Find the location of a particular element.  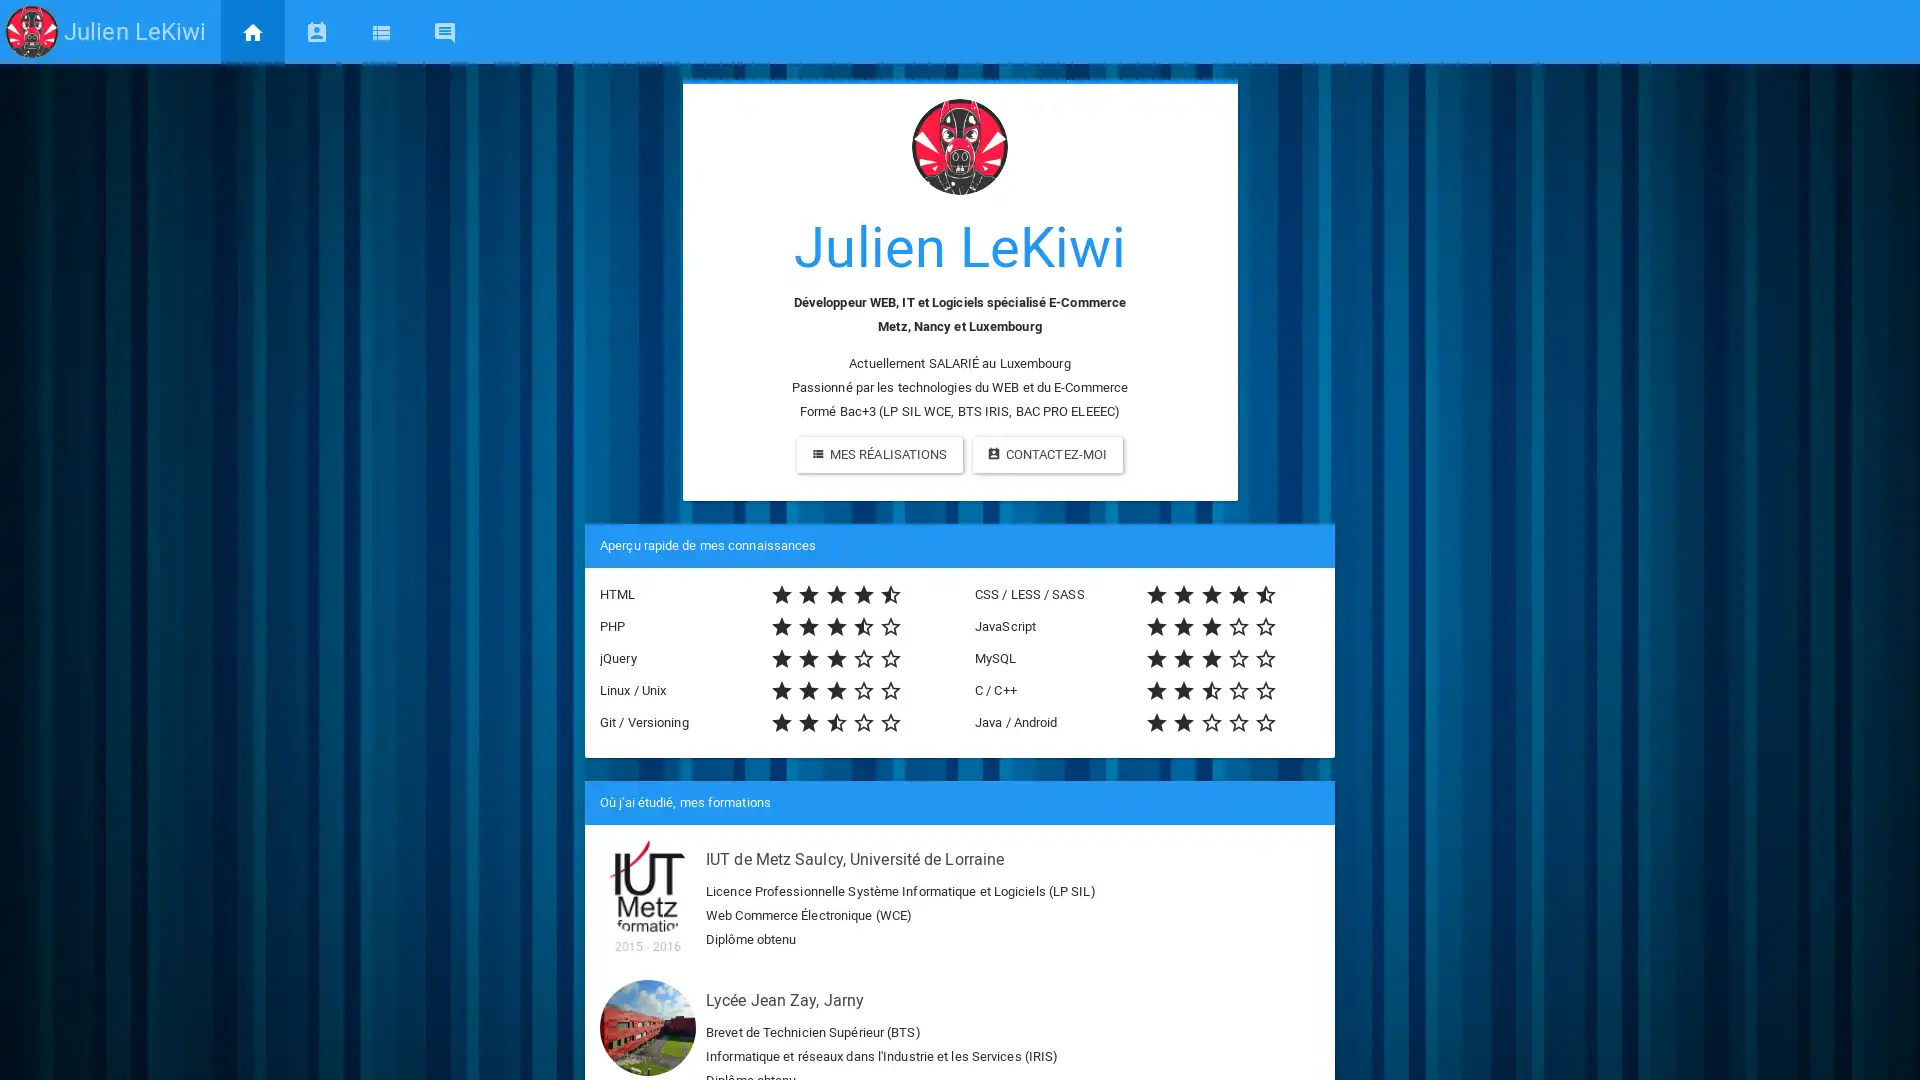

MES REALISATIONS (PORTFOLIO) is located at coordinates (879, 455).